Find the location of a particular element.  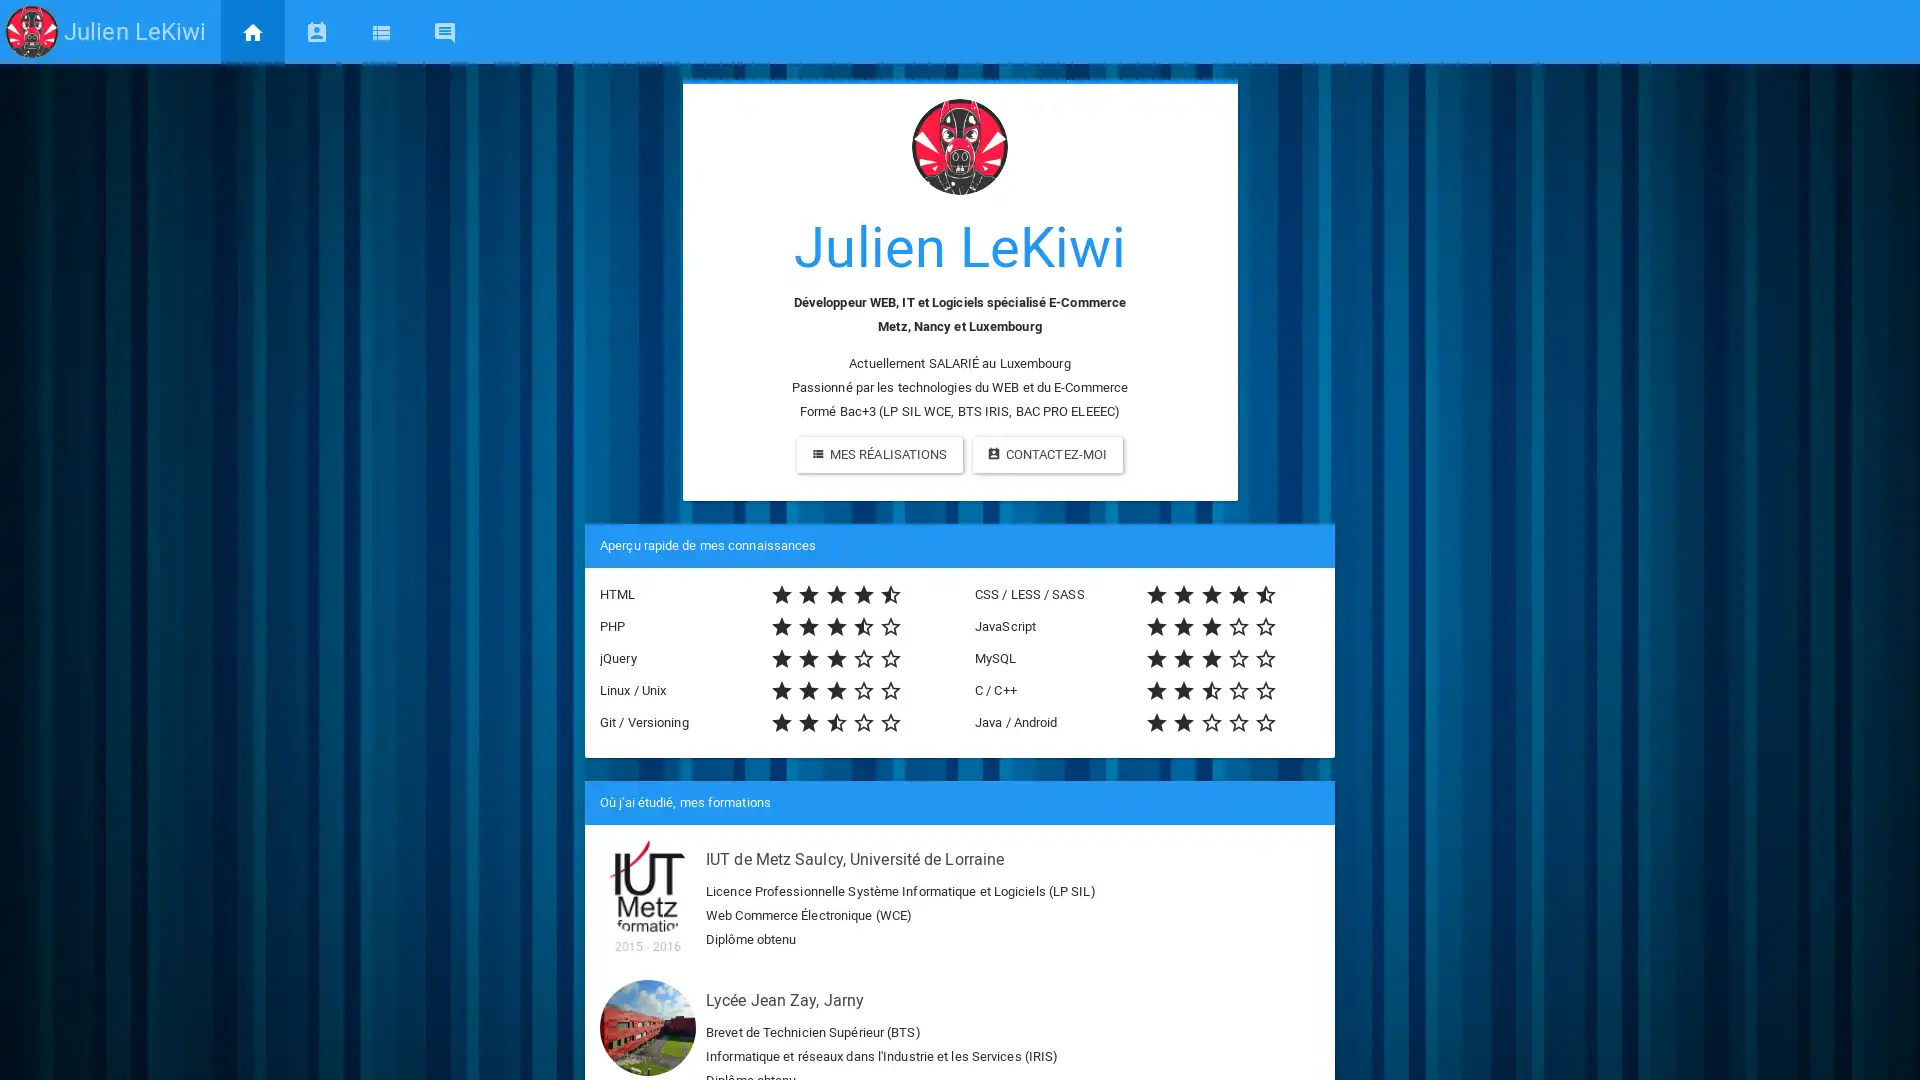

MES REALISATIONS (PORTFOLIO) is located at coordinates (879, 455).